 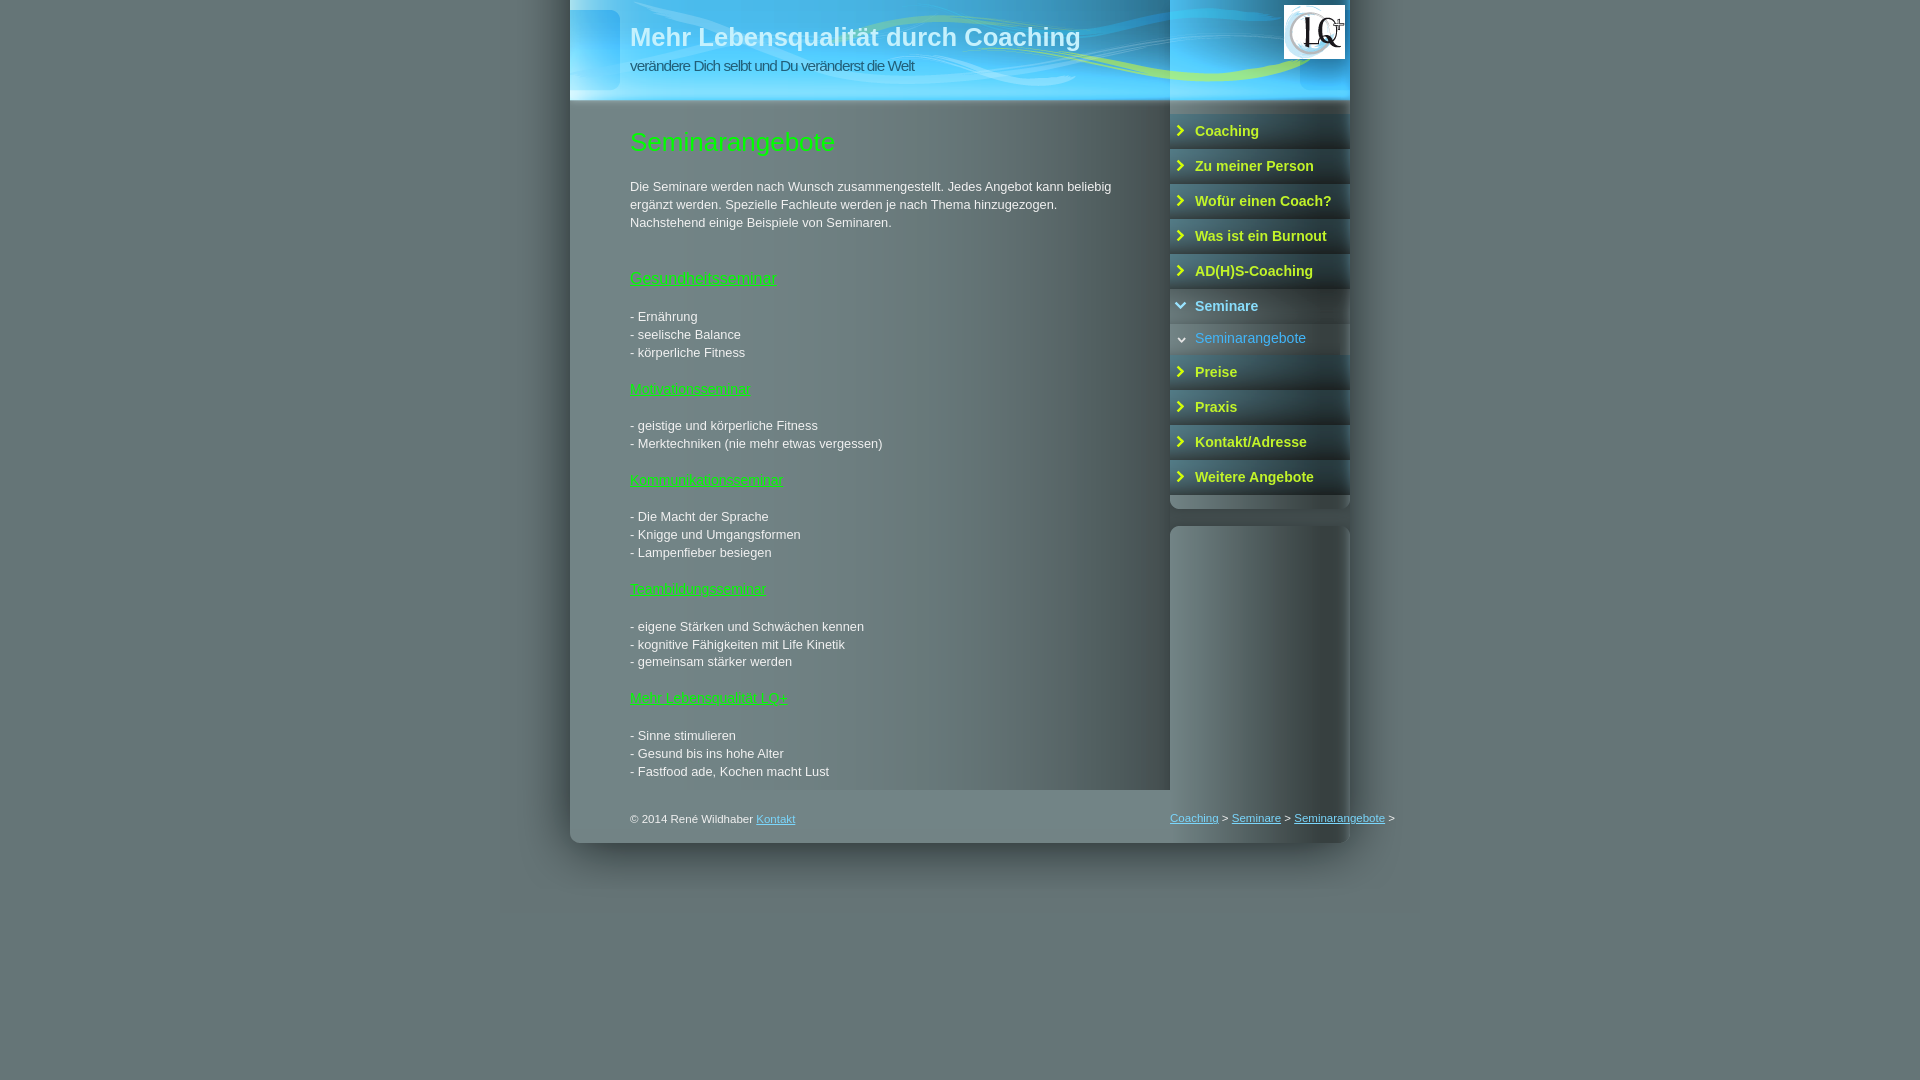 I want to click on 'Seminarangebote', so click(x=1294, y=817).